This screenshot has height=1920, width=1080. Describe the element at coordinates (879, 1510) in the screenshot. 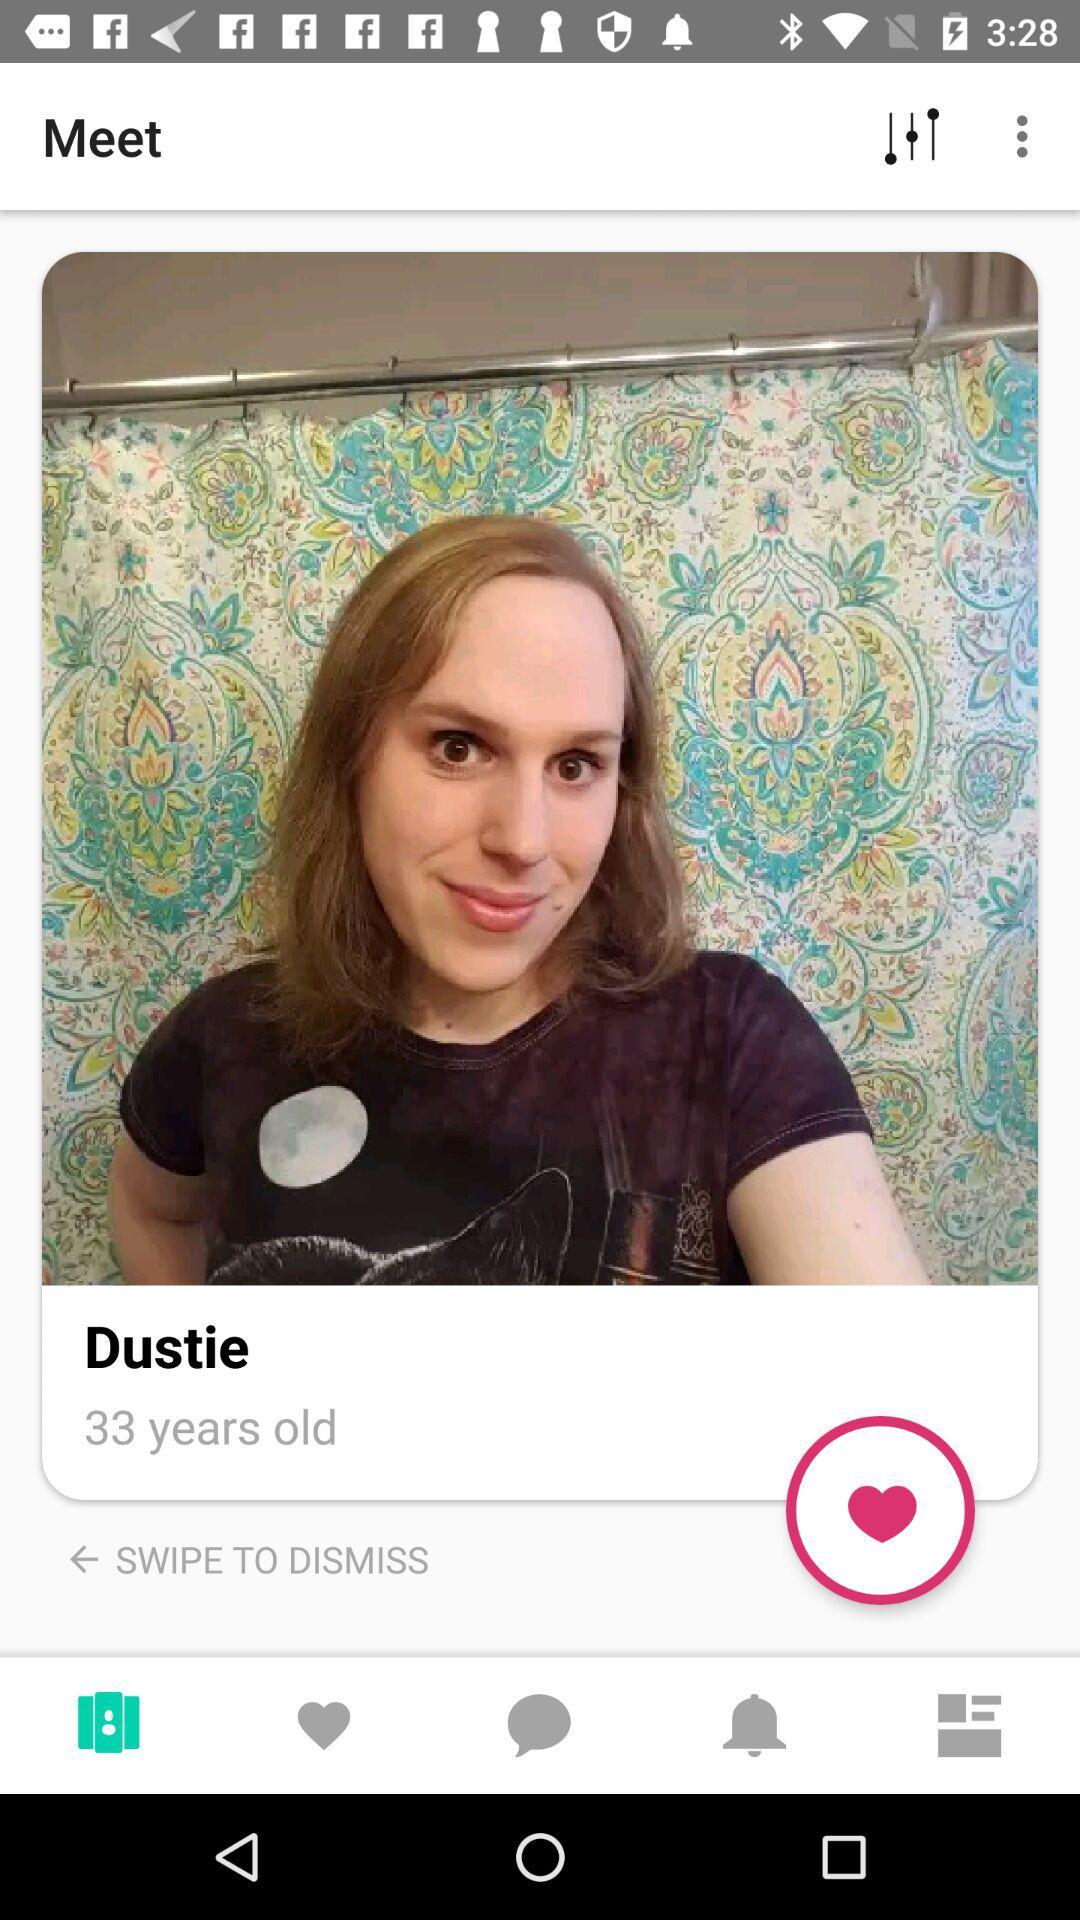

I see `like the photo` at that location.